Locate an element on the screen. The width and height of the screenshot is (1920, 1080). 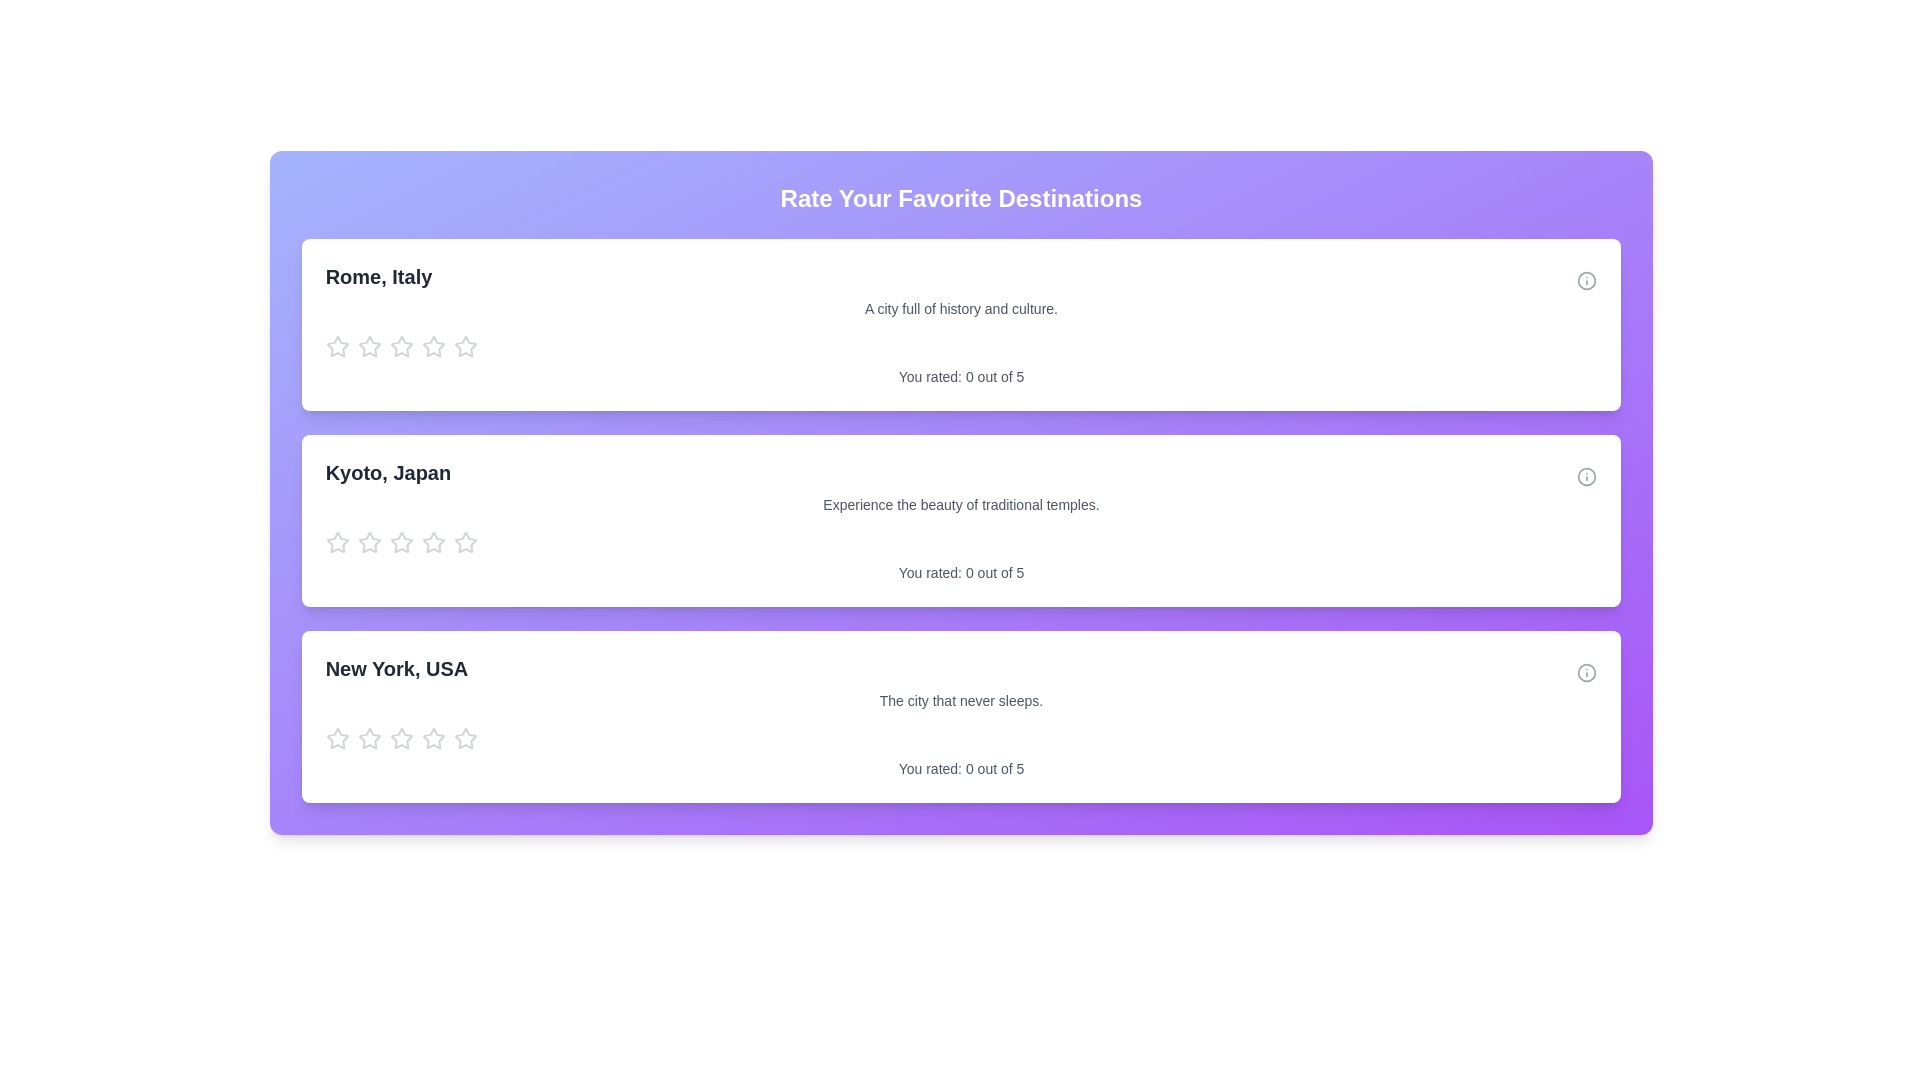
the circular outline SVG element located in the third row of the interface, next to the text 'New York, USA' is located at coordinates (1586, 281).